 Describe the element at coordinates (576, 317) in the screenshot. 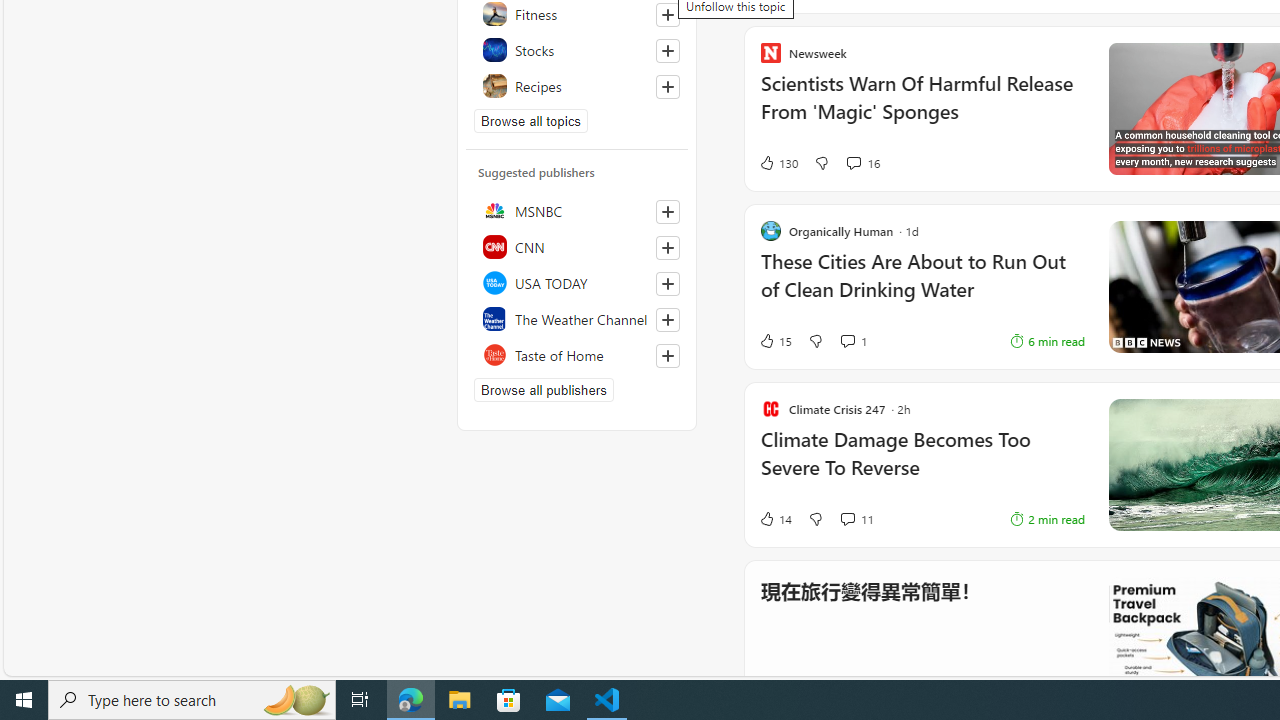

I see `'The Weather Channel'` at that location.